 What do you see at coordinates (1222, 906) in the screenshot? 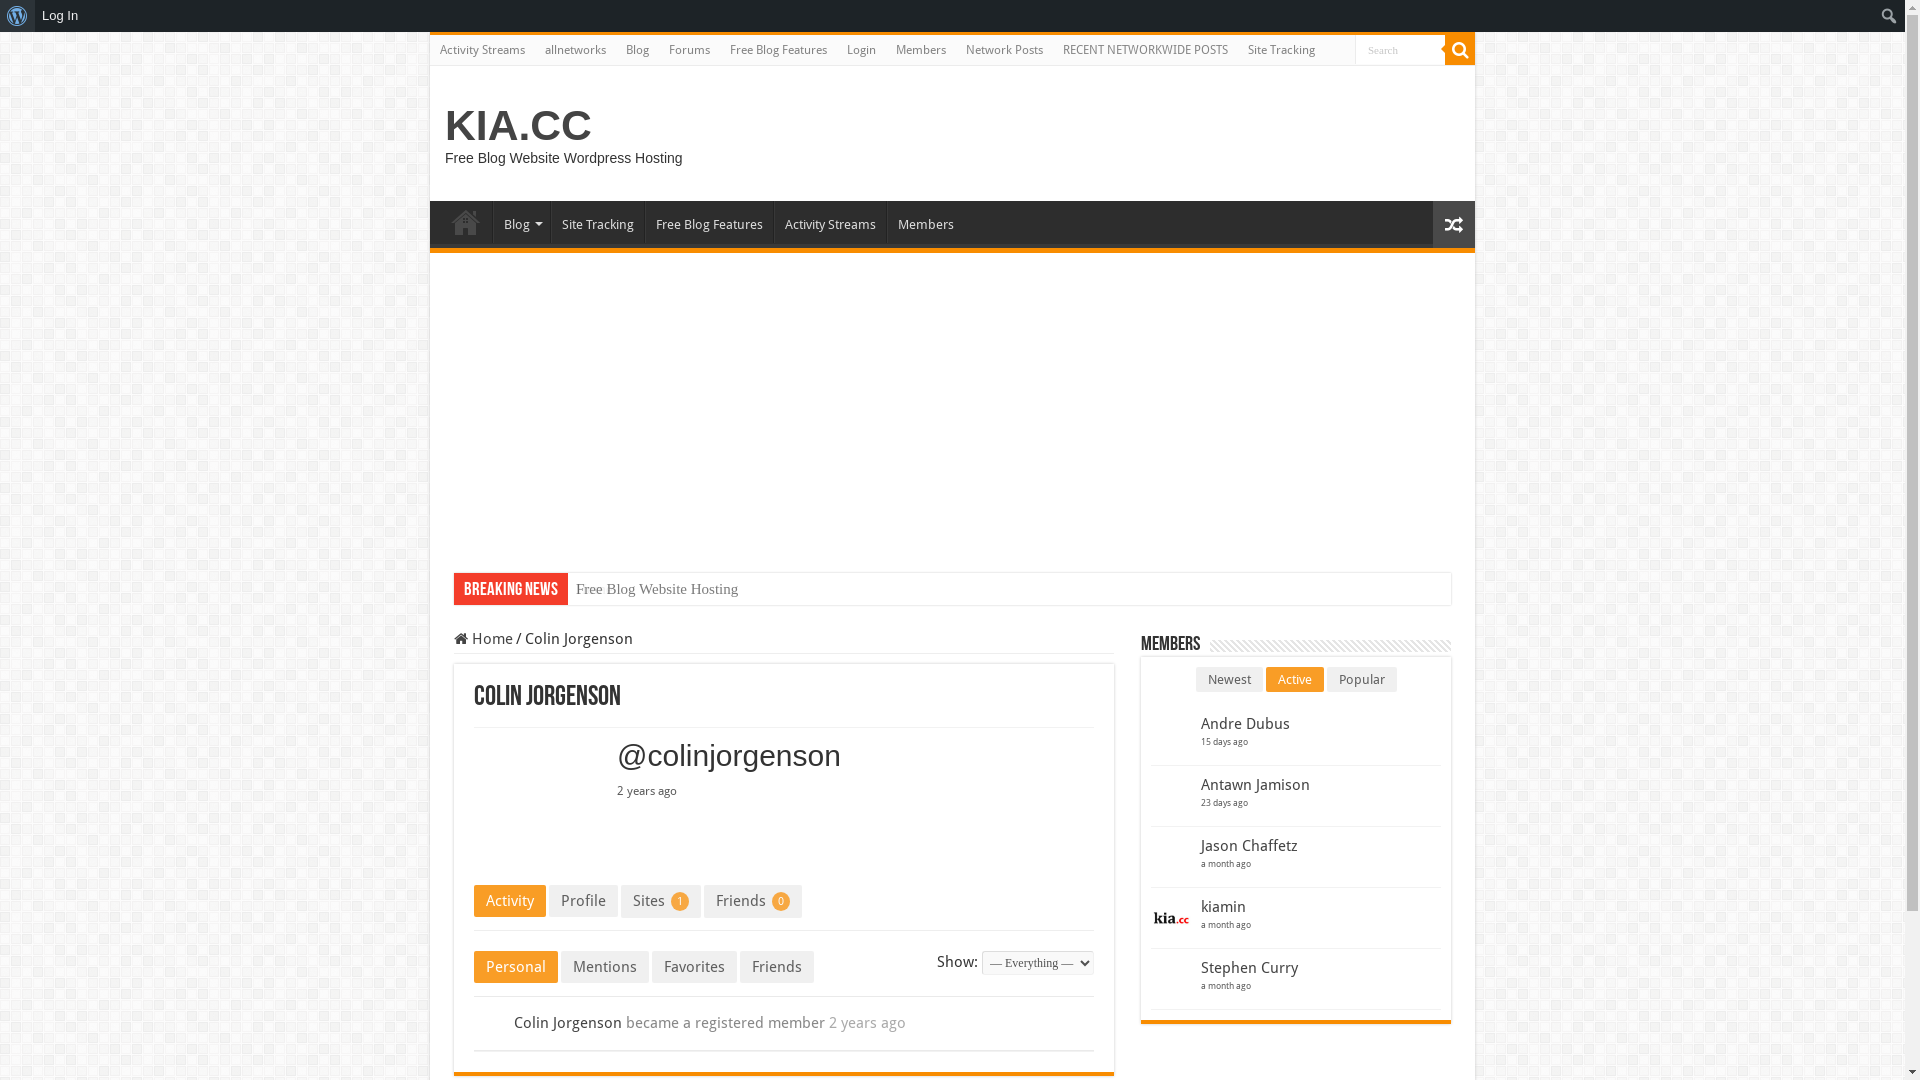
I see `'kiamin'` at bounding box center [1222, 906].